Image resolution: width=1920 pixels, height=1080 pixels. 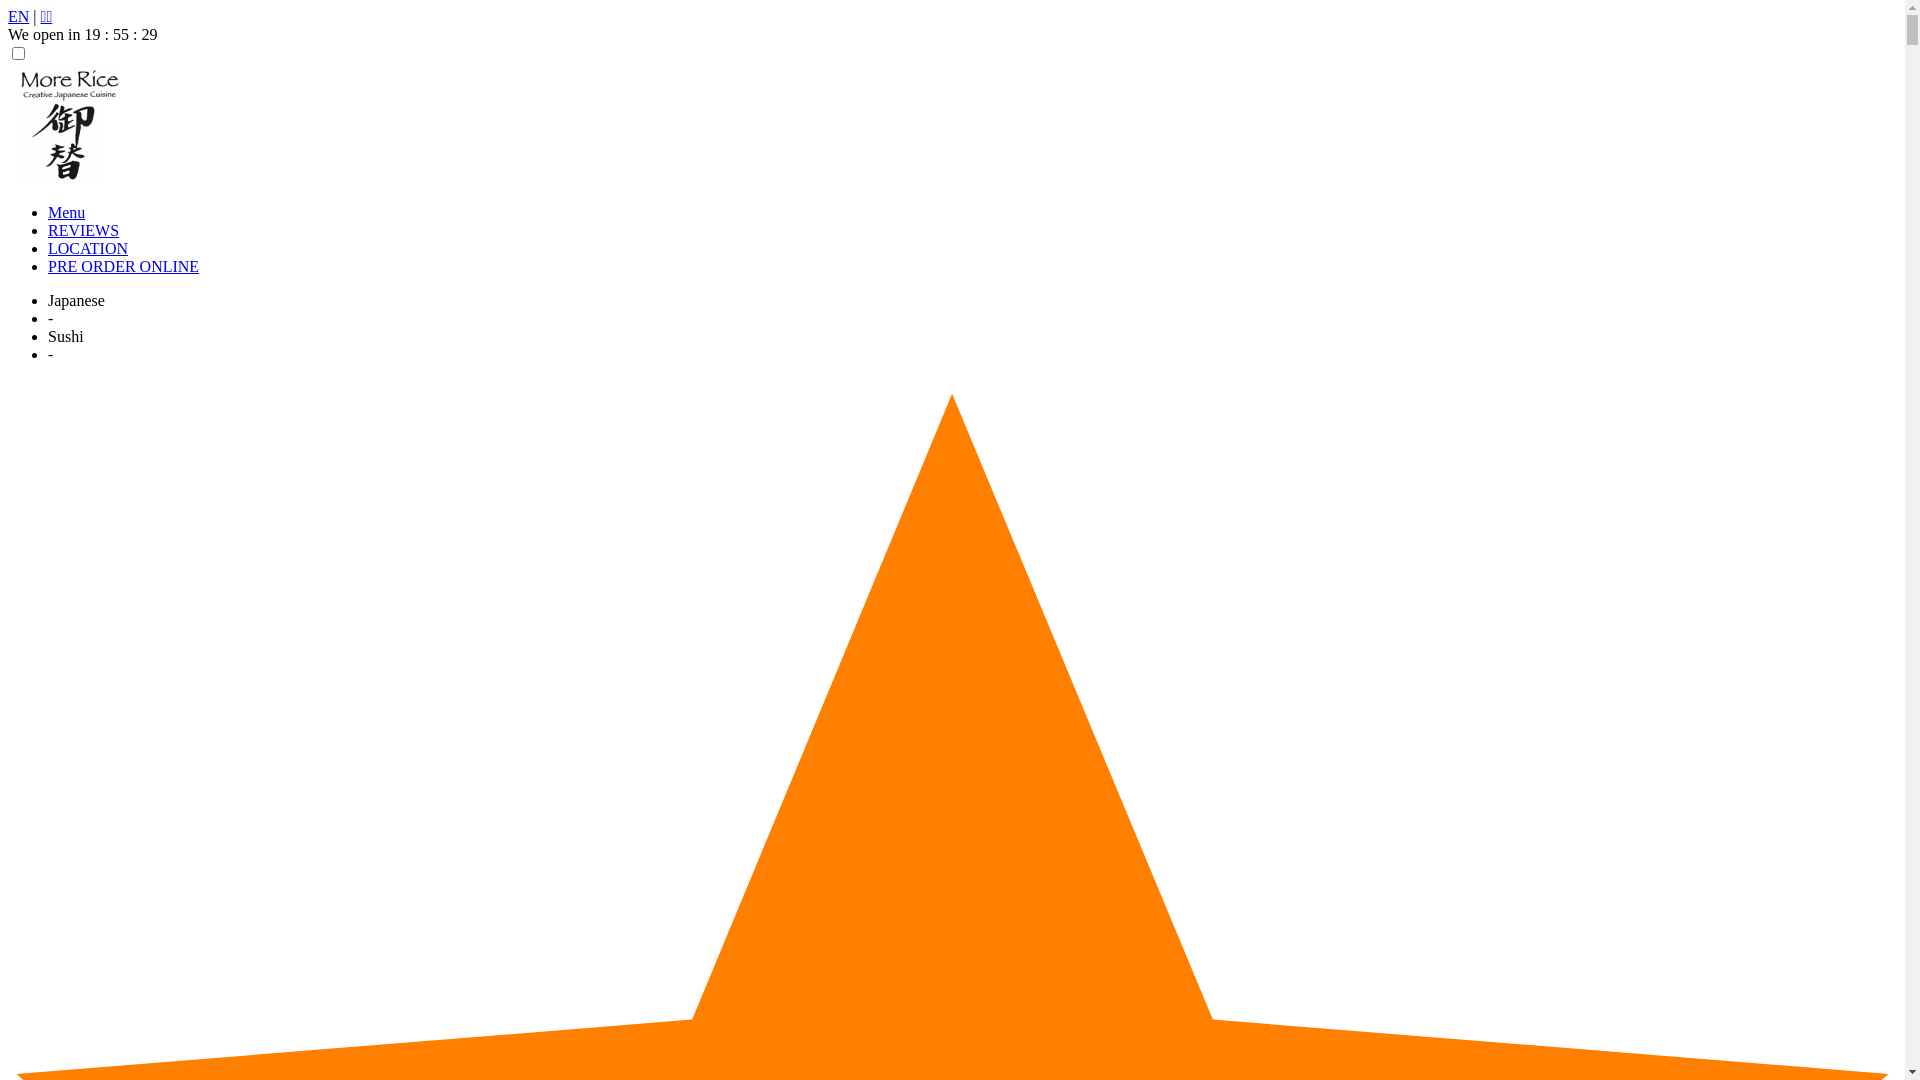 I want to click on 'PRE ORDER ONLINE', so click(x=122, y=265).